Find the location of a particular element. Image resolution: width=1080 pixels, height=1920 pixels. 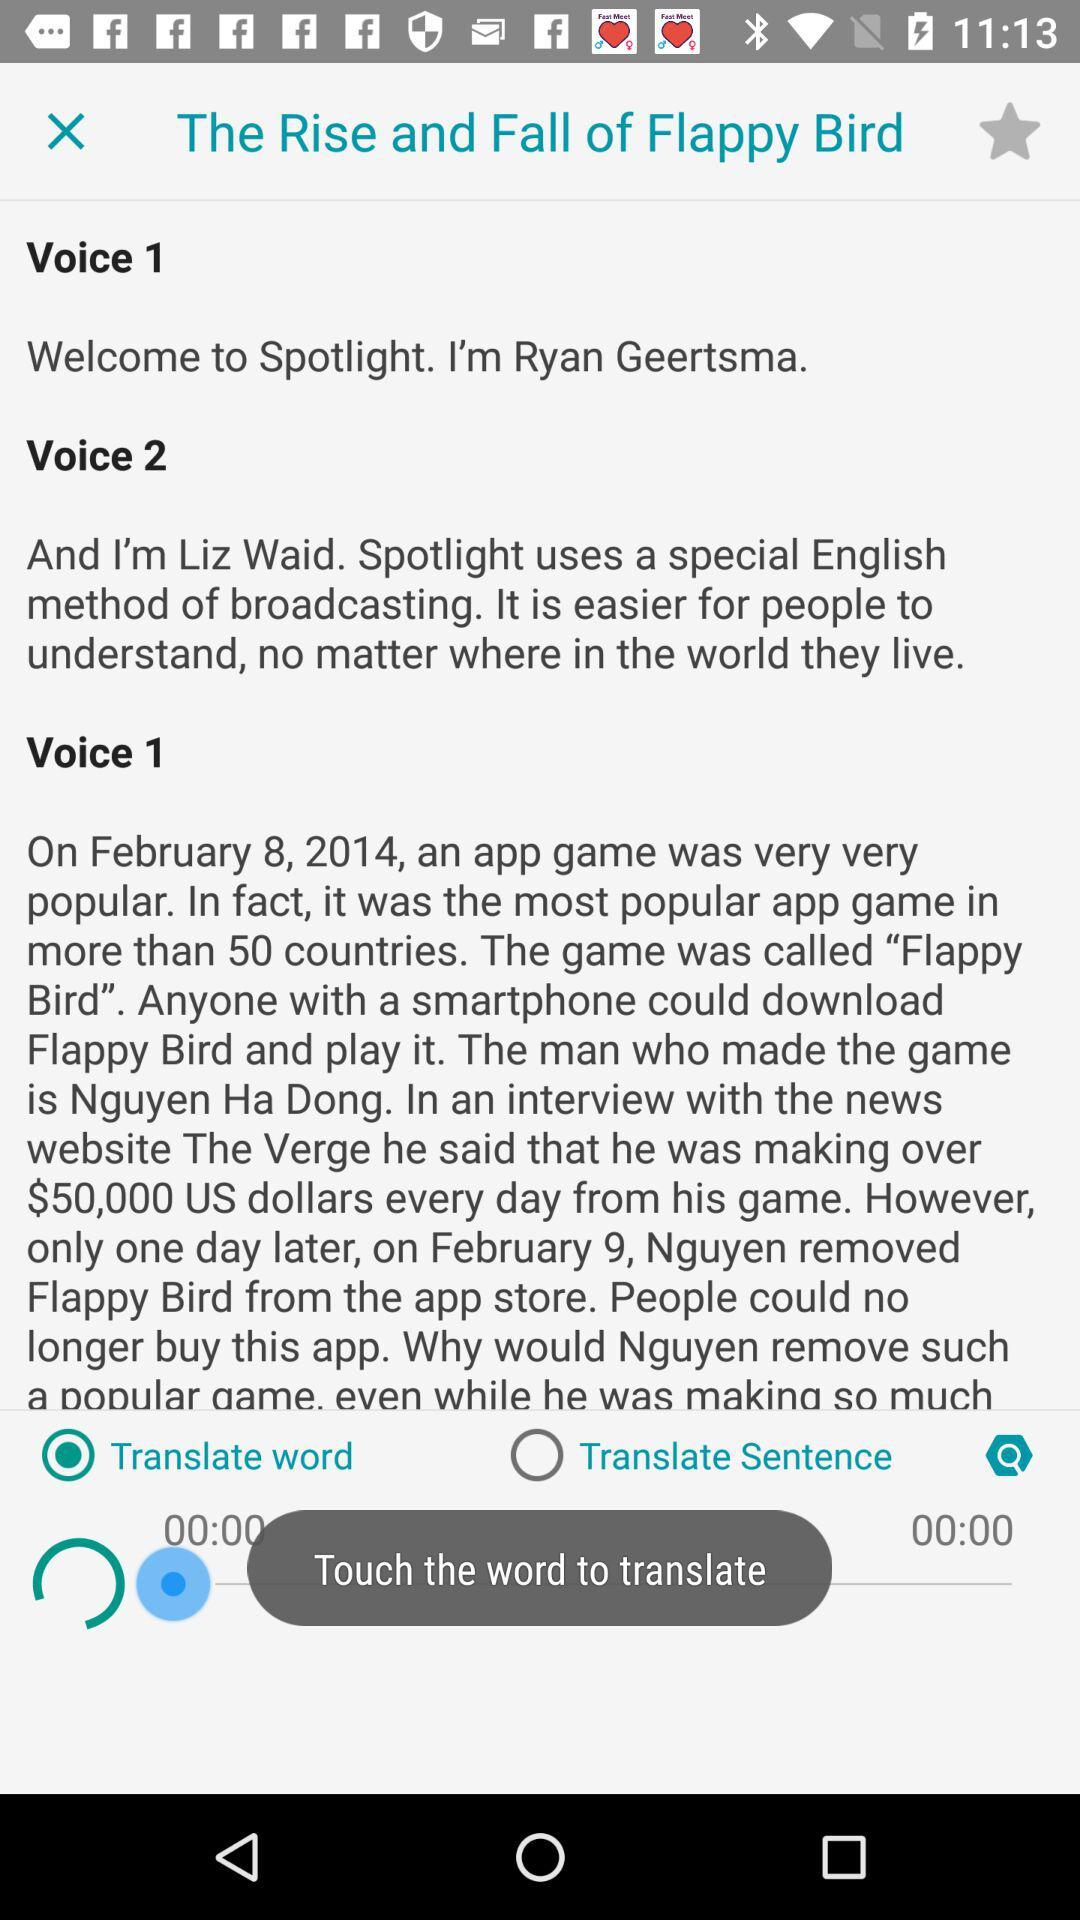

the search icon is located at coordinates (1009, 1455).